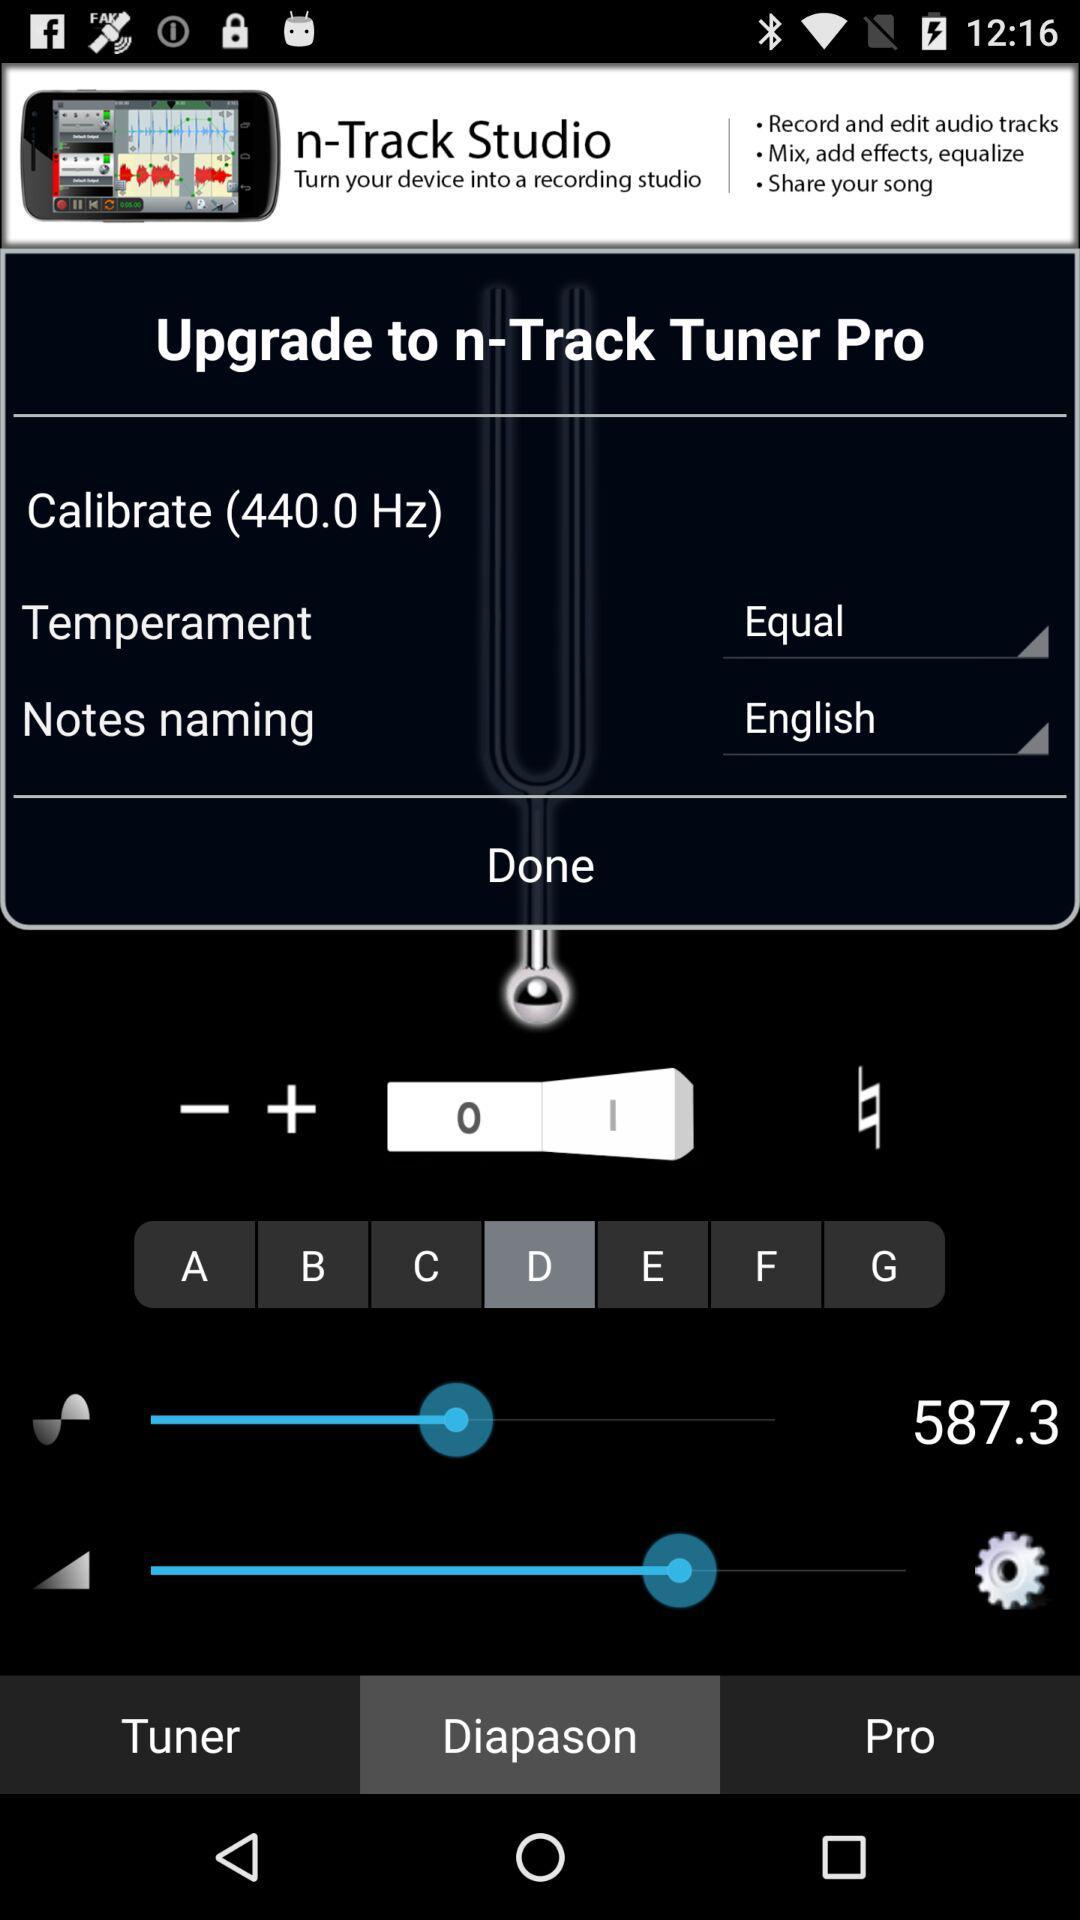  I want to click on radio button to the right of a icon, so click(313, 1263).